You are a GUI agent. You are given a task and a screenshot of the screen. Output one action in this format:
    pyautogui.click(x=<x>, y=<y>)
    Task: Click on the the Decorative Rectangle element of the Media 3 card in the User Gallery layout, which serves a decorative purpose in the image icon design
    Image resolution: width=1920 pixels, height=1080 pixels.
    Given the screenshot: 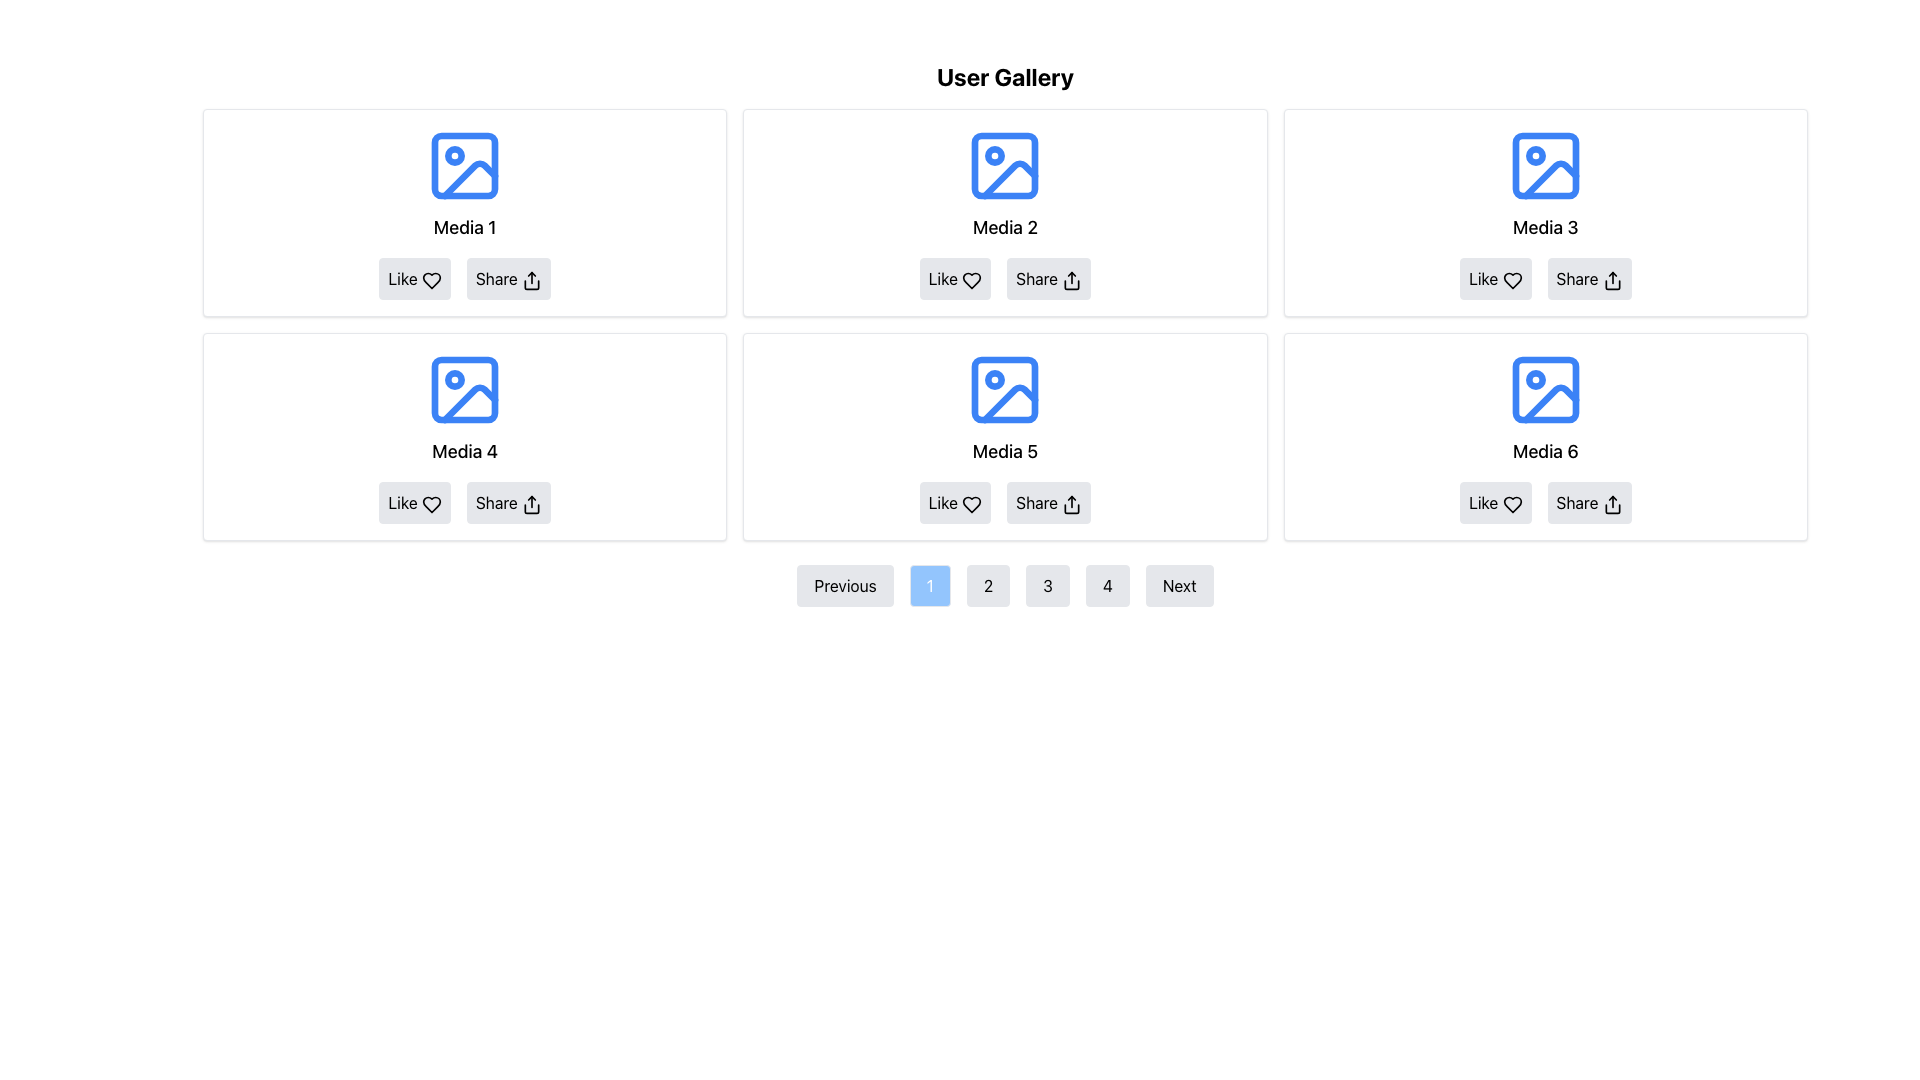 What is the action you would take?
    pyautogui.click(x=1544, y=164)
    